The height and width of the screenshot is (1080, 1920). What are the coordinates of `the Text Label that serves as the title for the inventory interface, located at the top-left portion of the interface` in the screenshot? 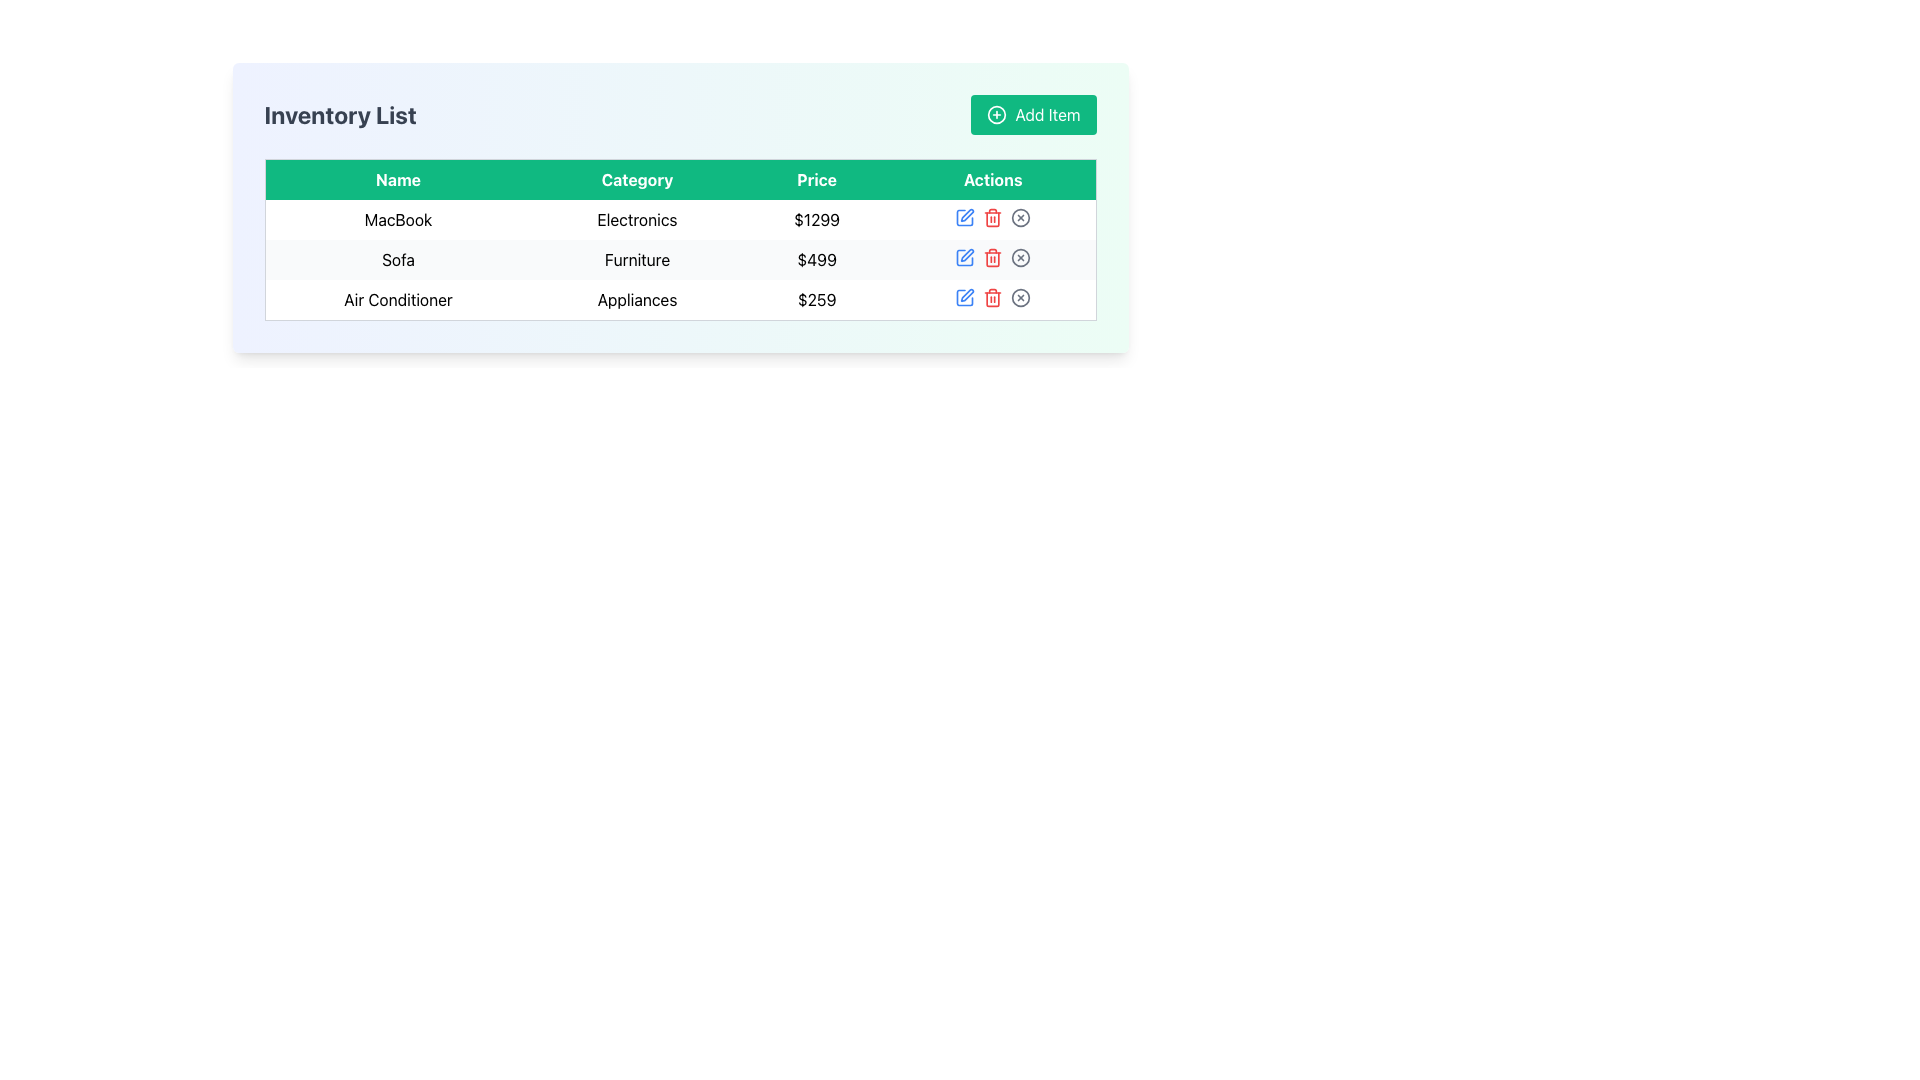 It's located at (340, 115).